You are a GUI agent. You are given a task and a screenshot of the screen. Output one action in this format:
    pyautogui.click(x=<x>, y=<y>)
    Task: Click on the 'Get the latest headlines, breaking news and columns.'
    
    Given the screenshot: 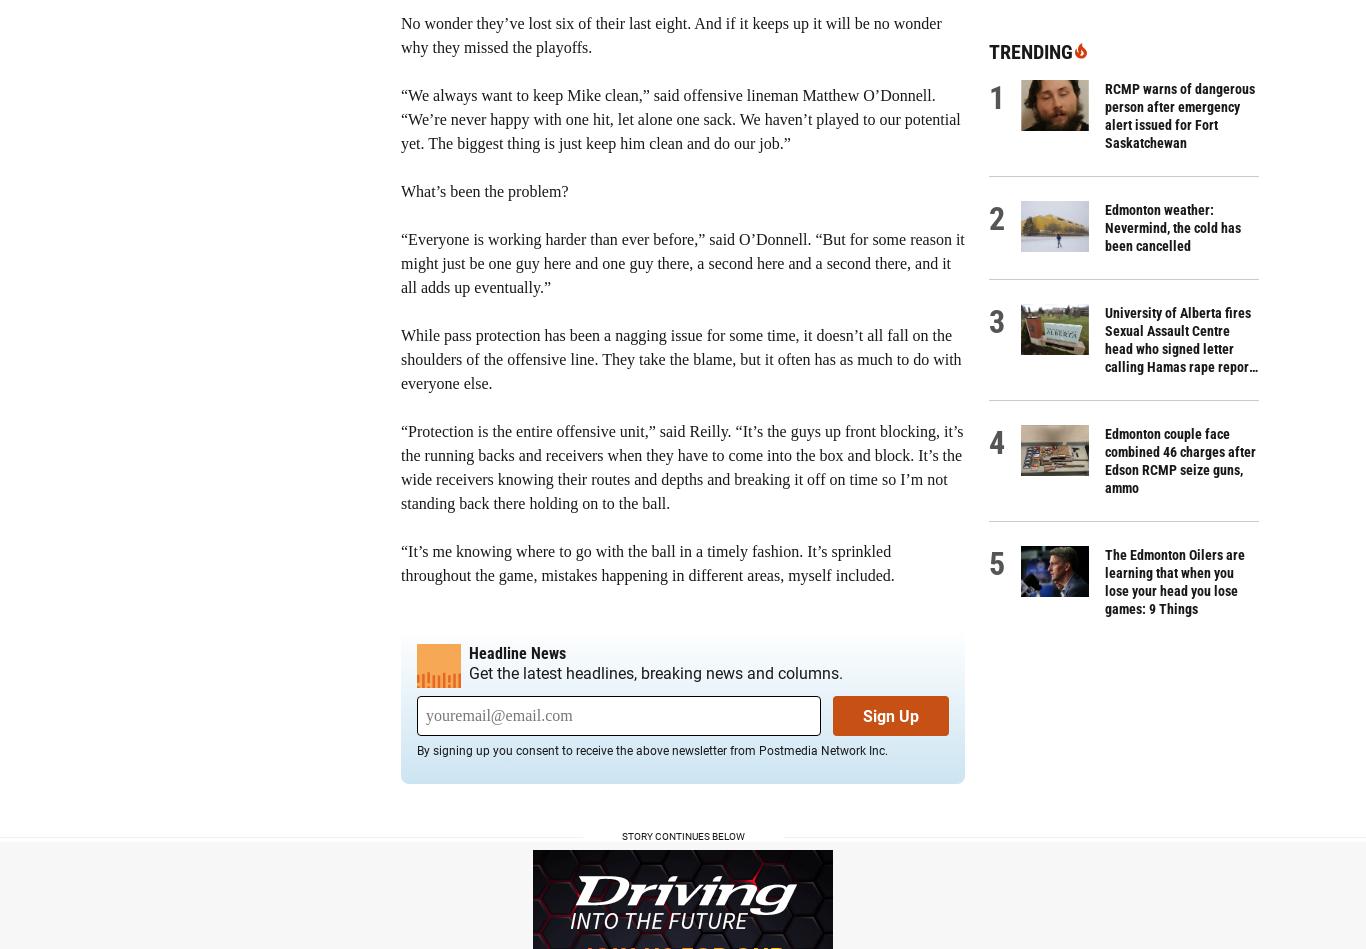 What is the action you would take?
    pyautogui.click(x=654, y=672)
    